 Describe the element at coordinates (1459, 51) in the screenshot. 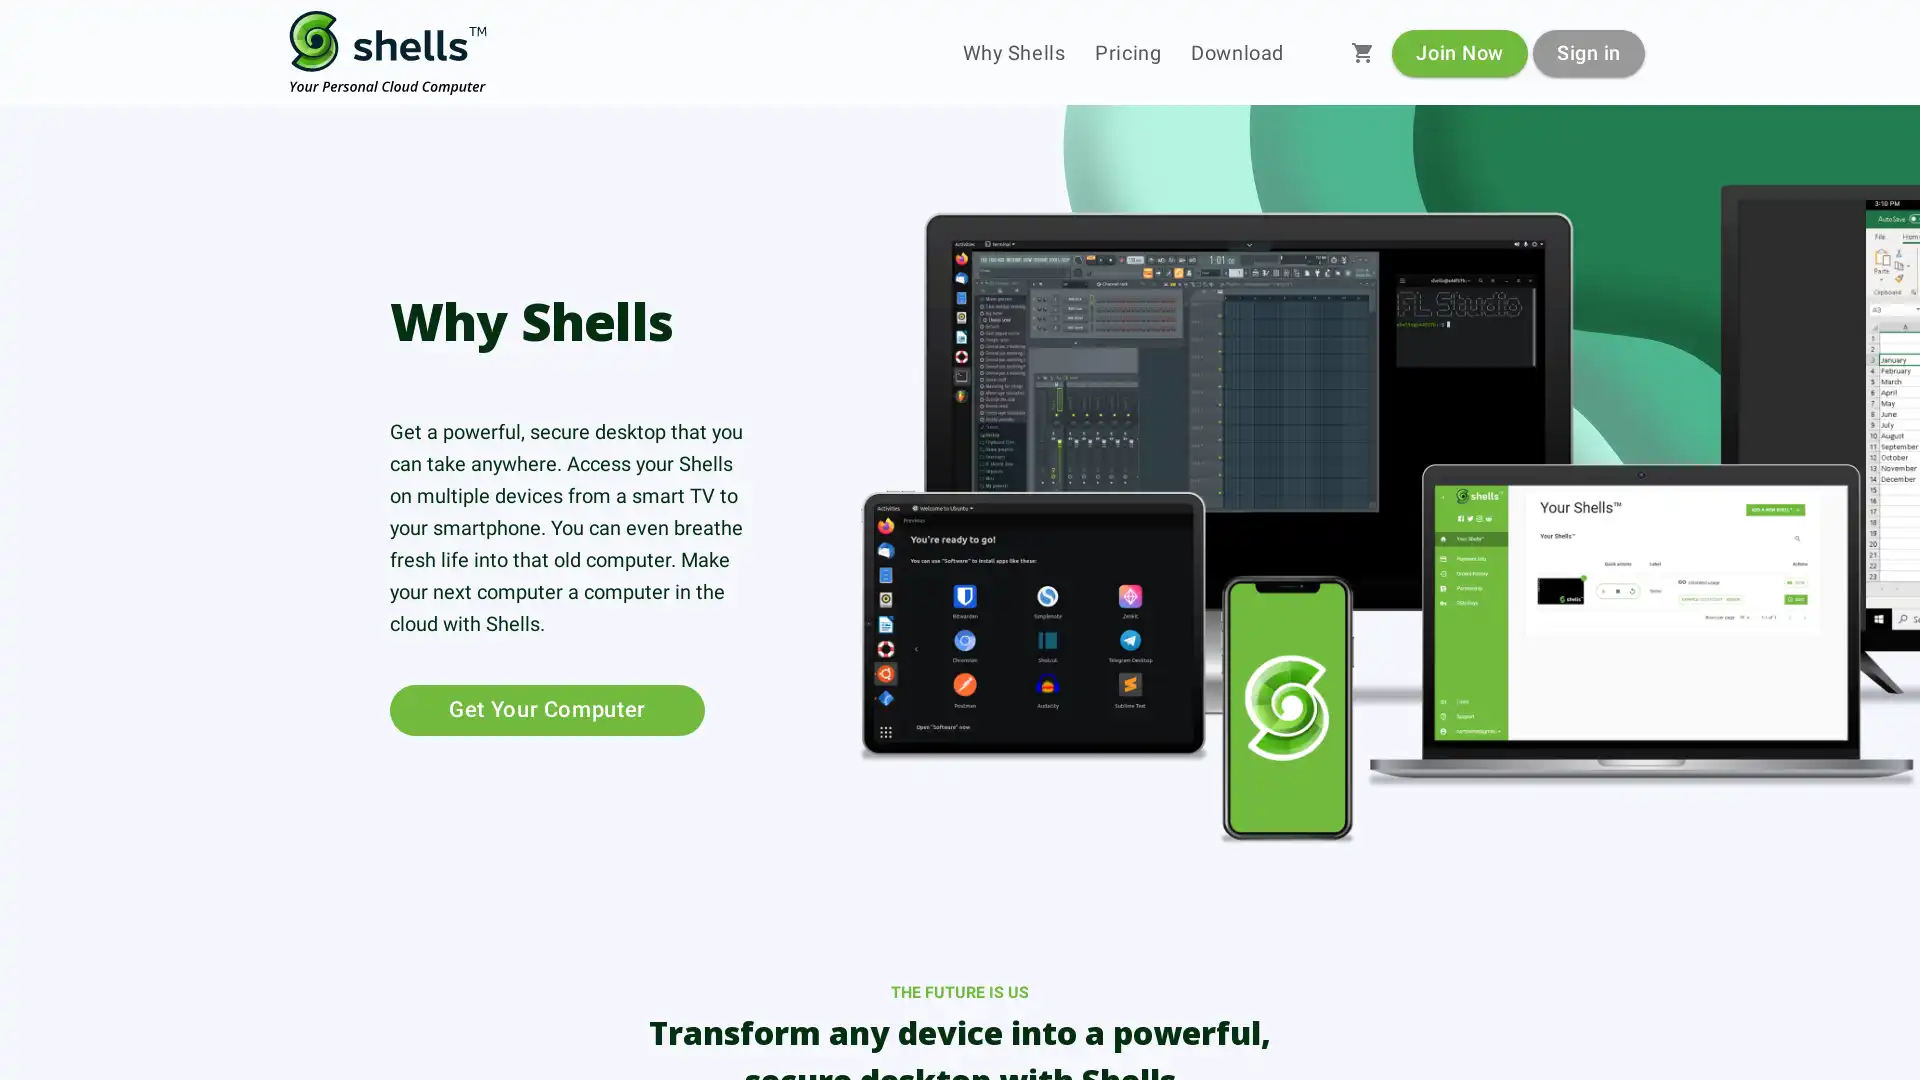

I see `Join Now` at that location.